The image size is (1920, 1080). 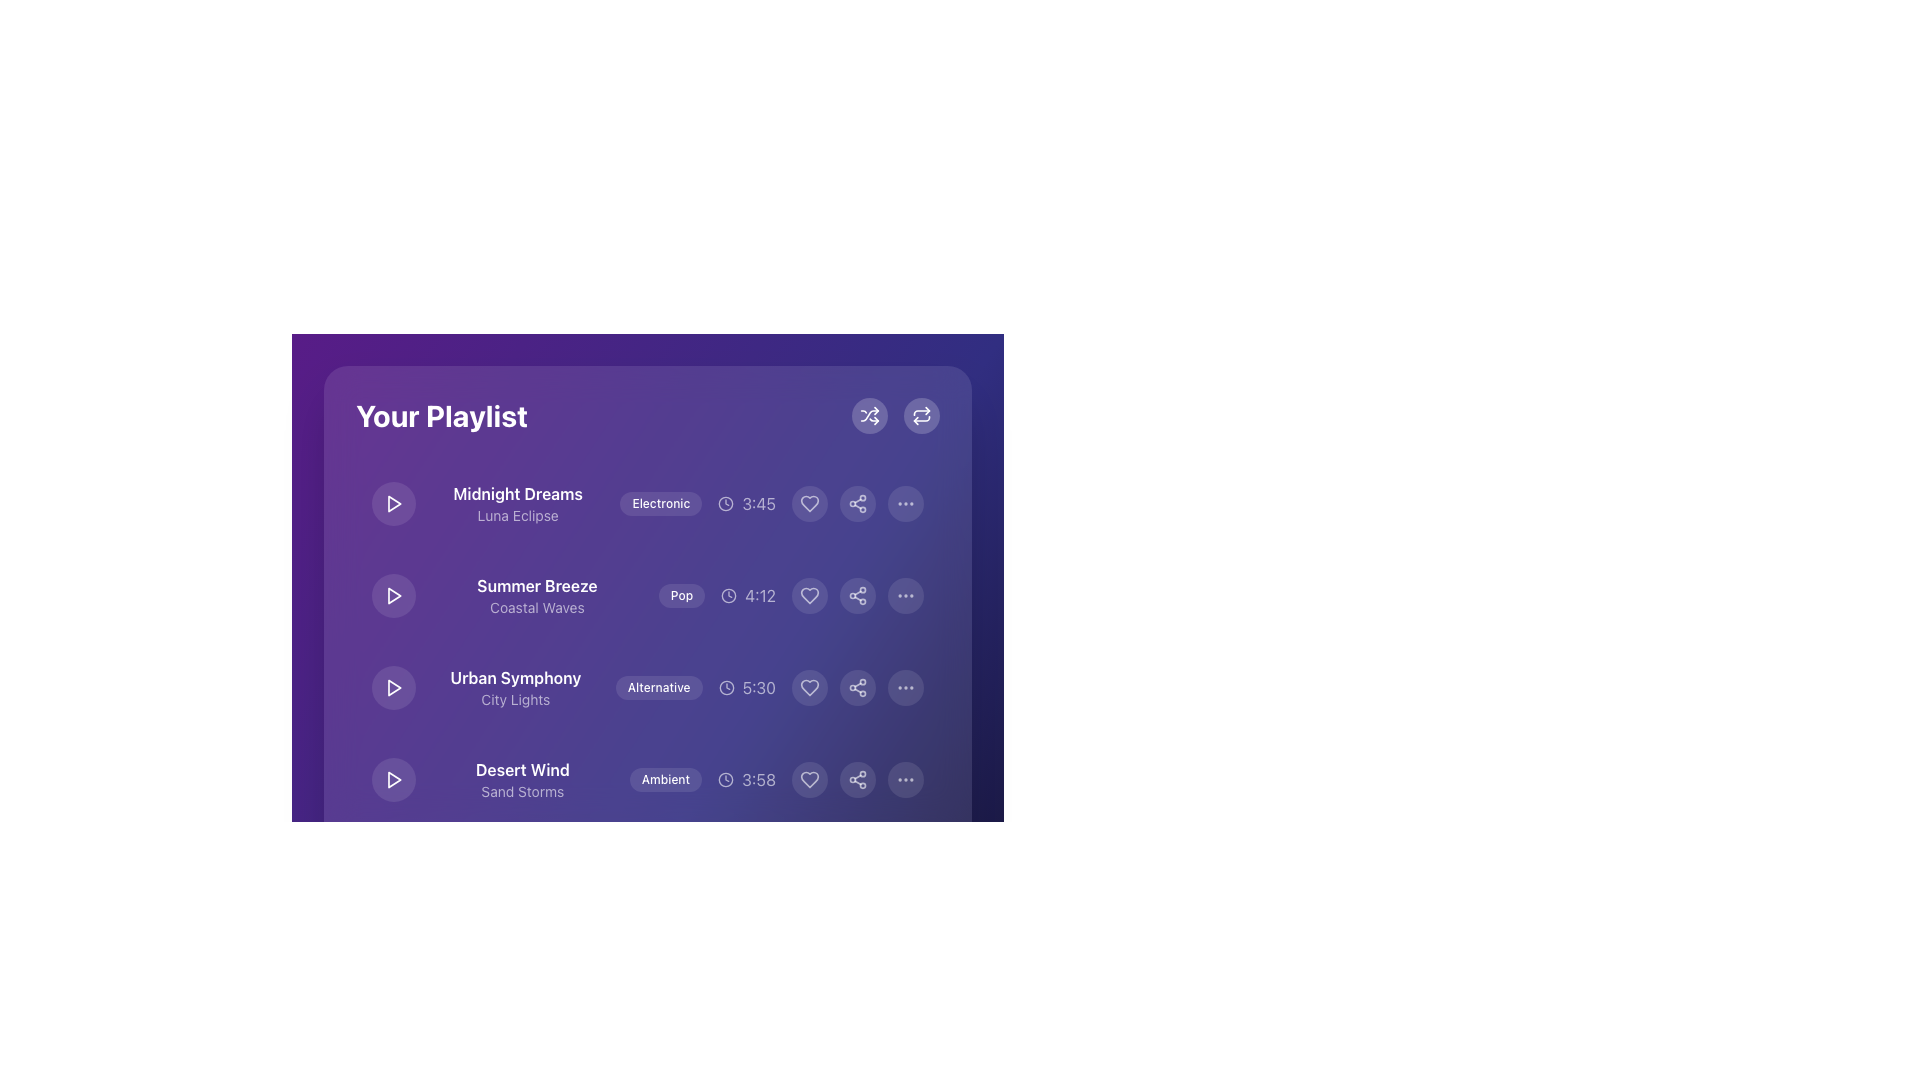 What do you see at coordinates (393, 503) in the screenshot?
I see `the circular button with a white play icon next to the text 'Midnight Dreams' to play the item` at bounding box center [393, 503].